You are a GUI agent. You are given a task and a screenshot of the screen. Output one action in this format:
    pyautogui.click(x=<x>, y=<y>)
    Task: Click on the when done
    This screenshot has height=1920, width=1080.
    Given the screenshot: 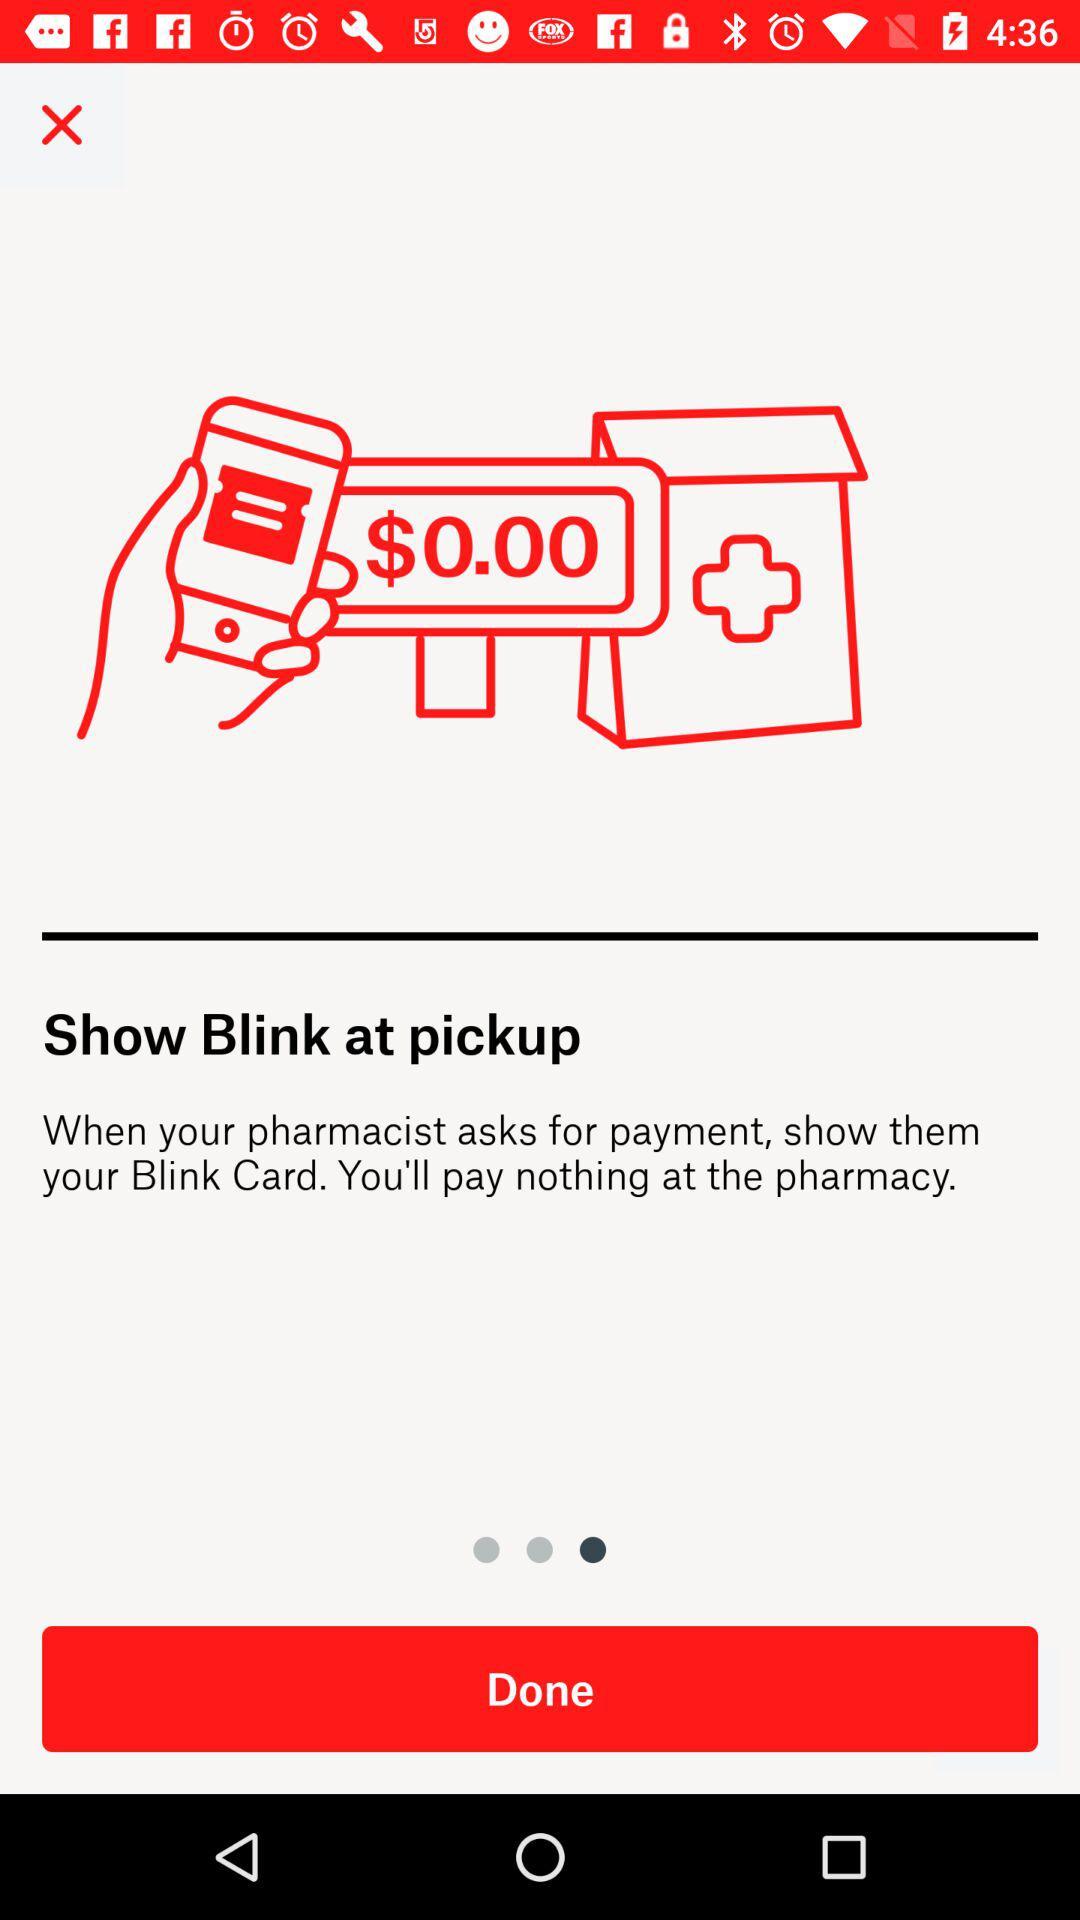 What is the action you would take?
    pyautogui.click(x=995, y=1708)
    